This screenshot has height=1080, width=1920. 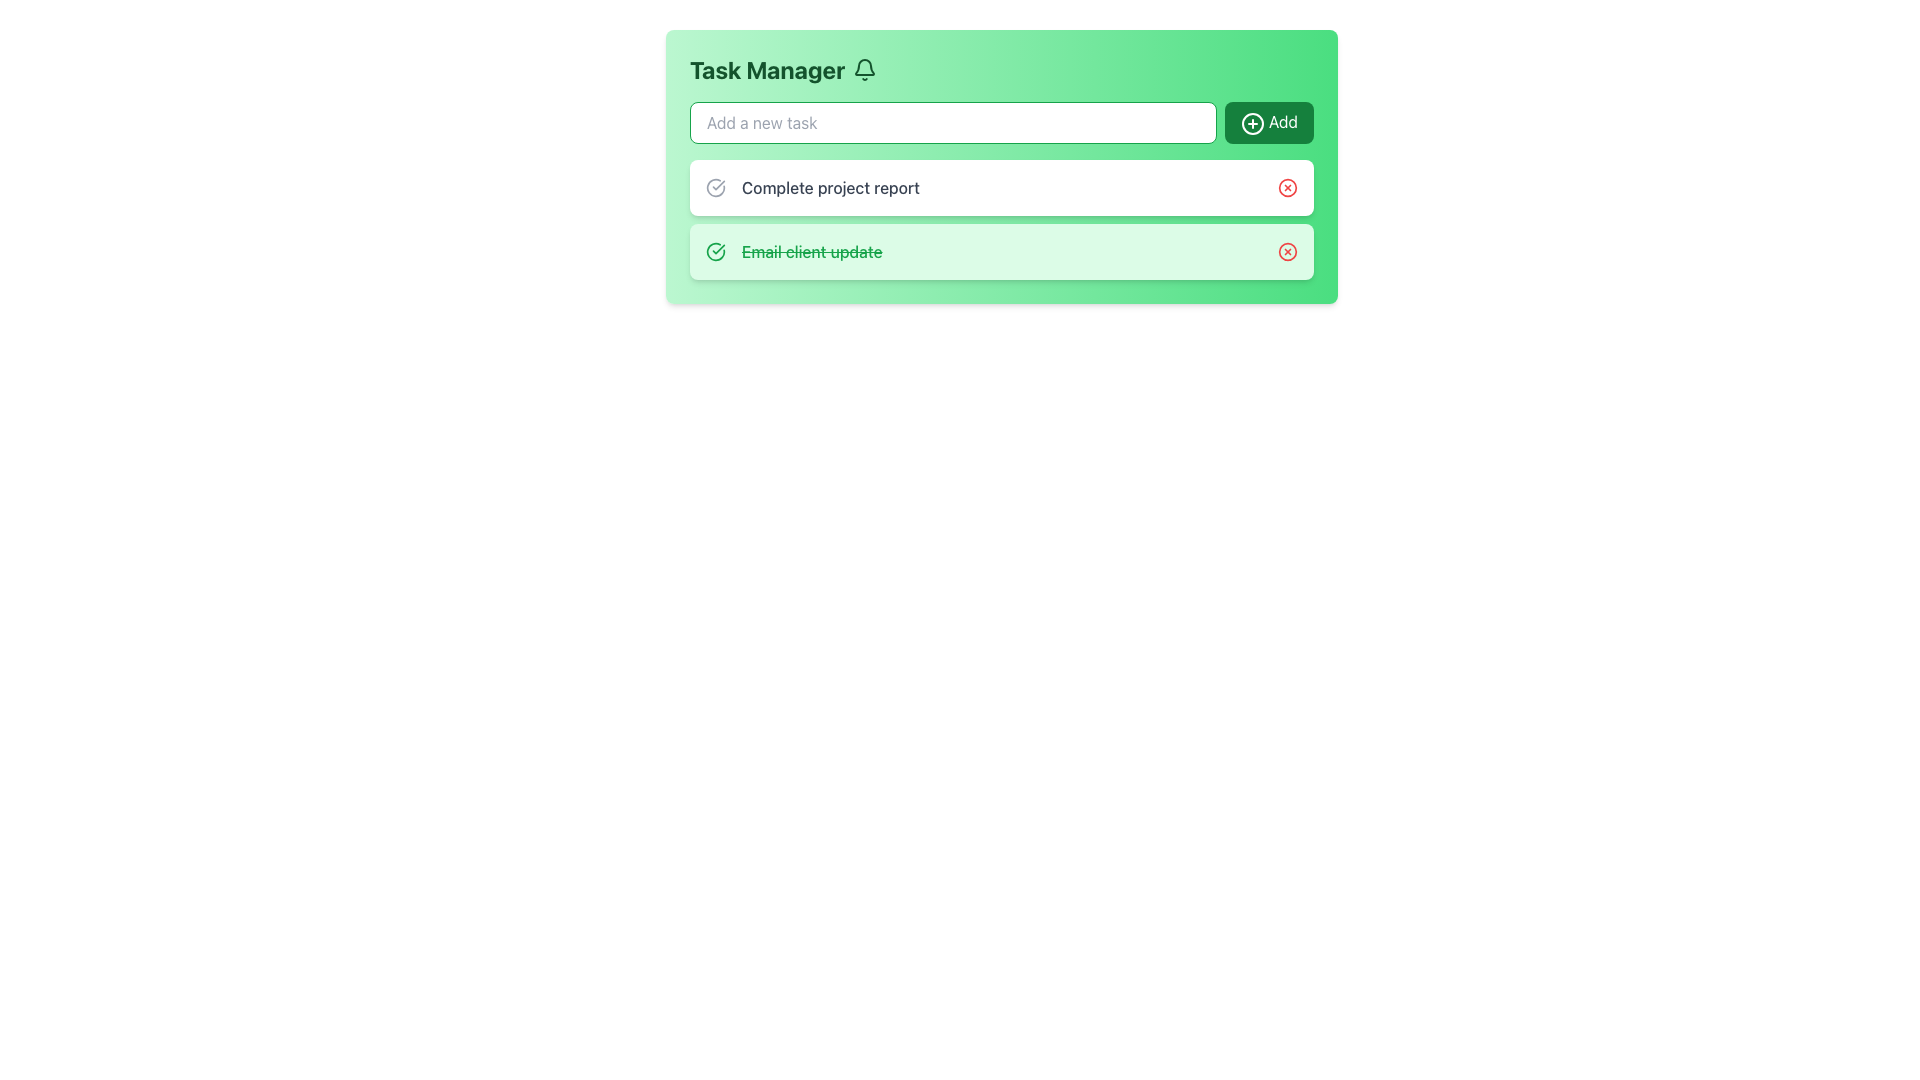 I want to click on text from the text label displaying 'Email client update', which is styled with a green color and has a line-through indicating it is marked as completed, so click(x=812, y=250).